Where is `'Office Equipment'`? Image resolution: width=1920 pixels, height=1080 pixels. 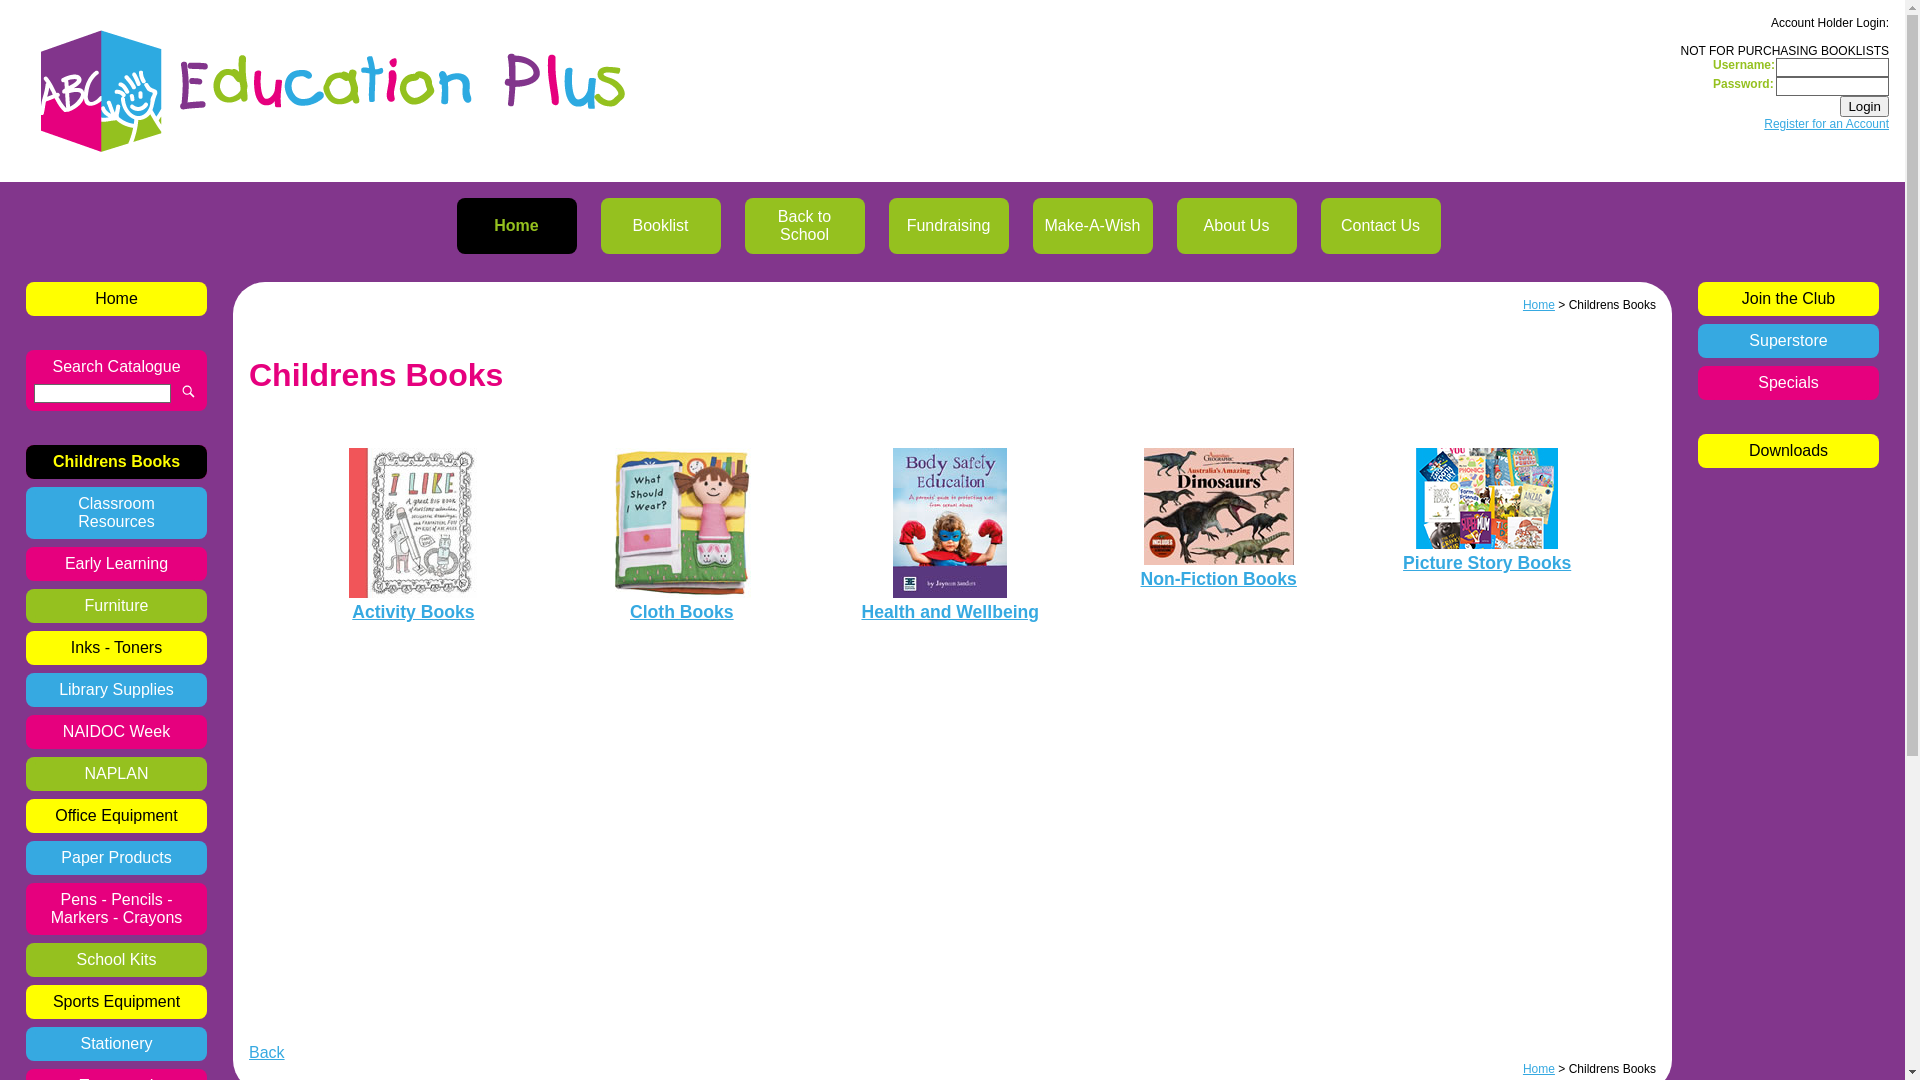
'Office Equipment' is located at coordinates (115, 816).